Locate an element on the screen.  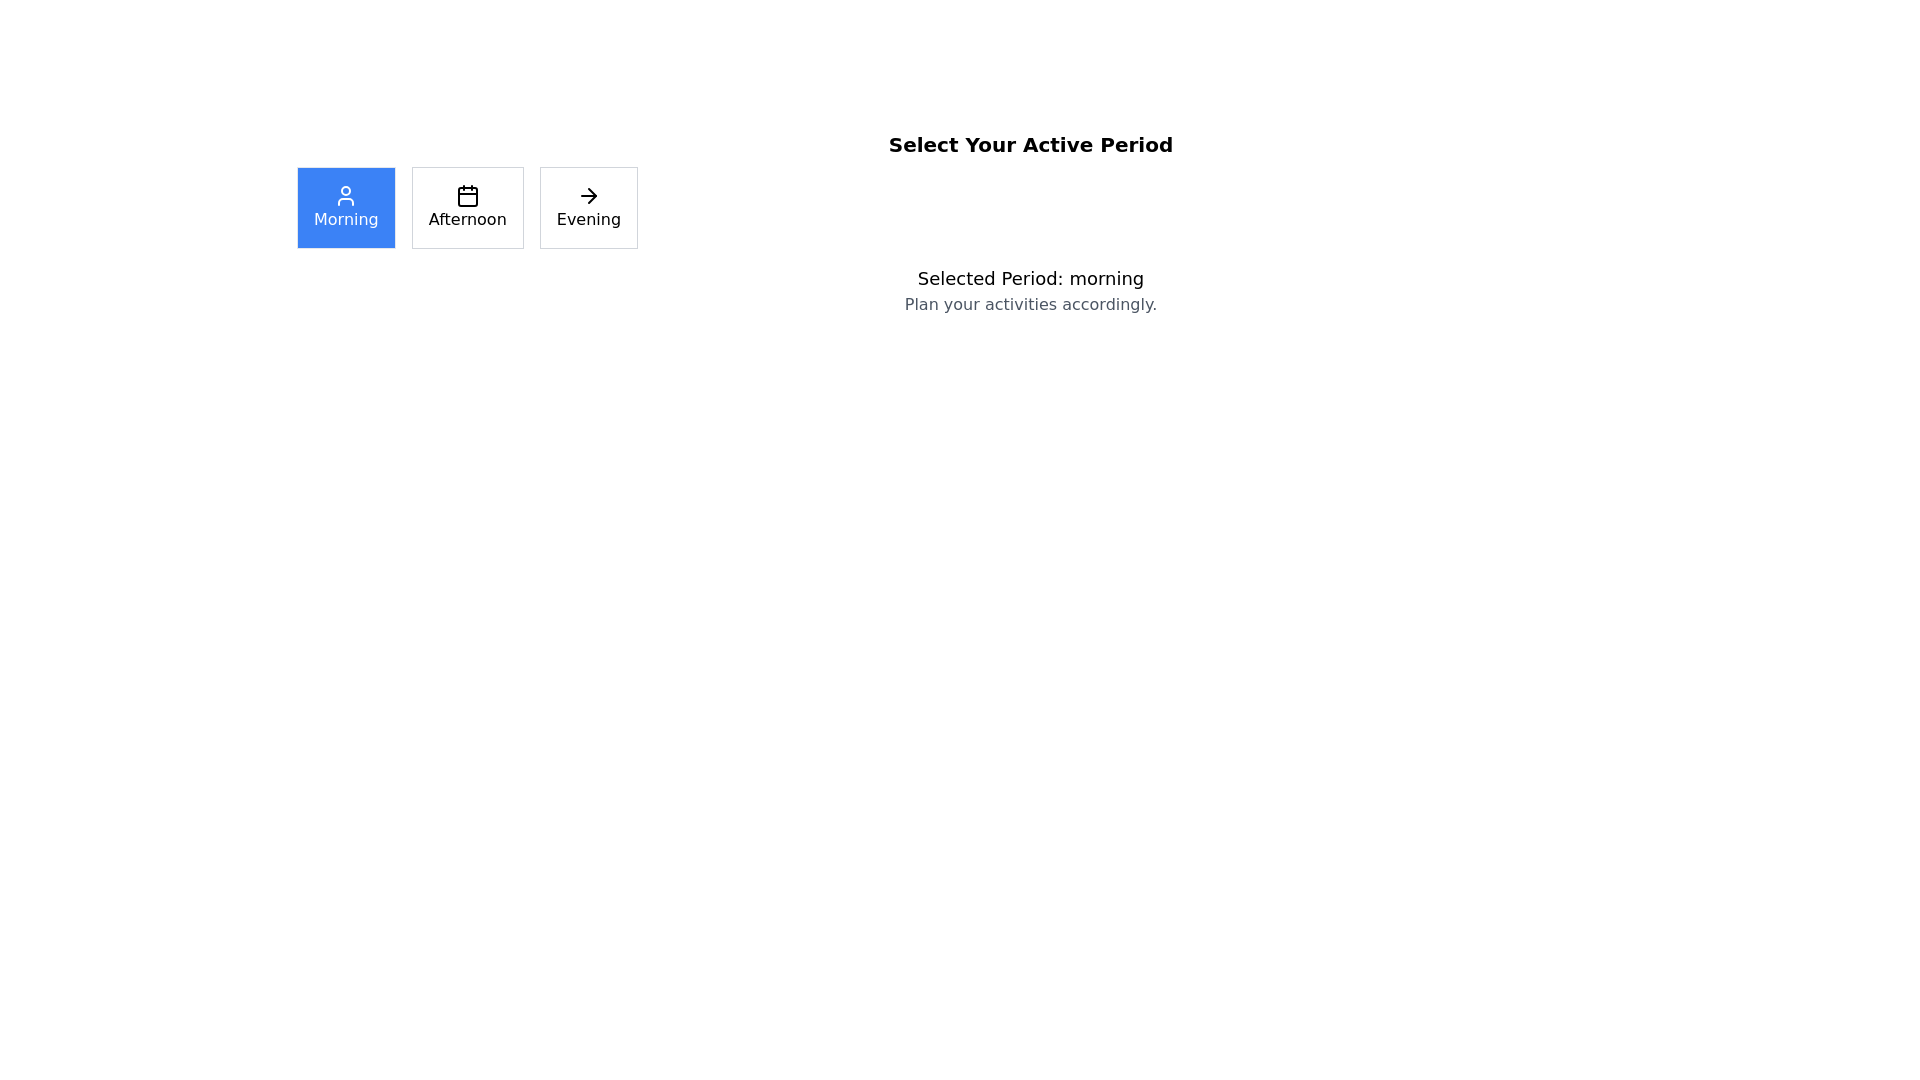
the arrow icon is located at coordinates (587, 196).